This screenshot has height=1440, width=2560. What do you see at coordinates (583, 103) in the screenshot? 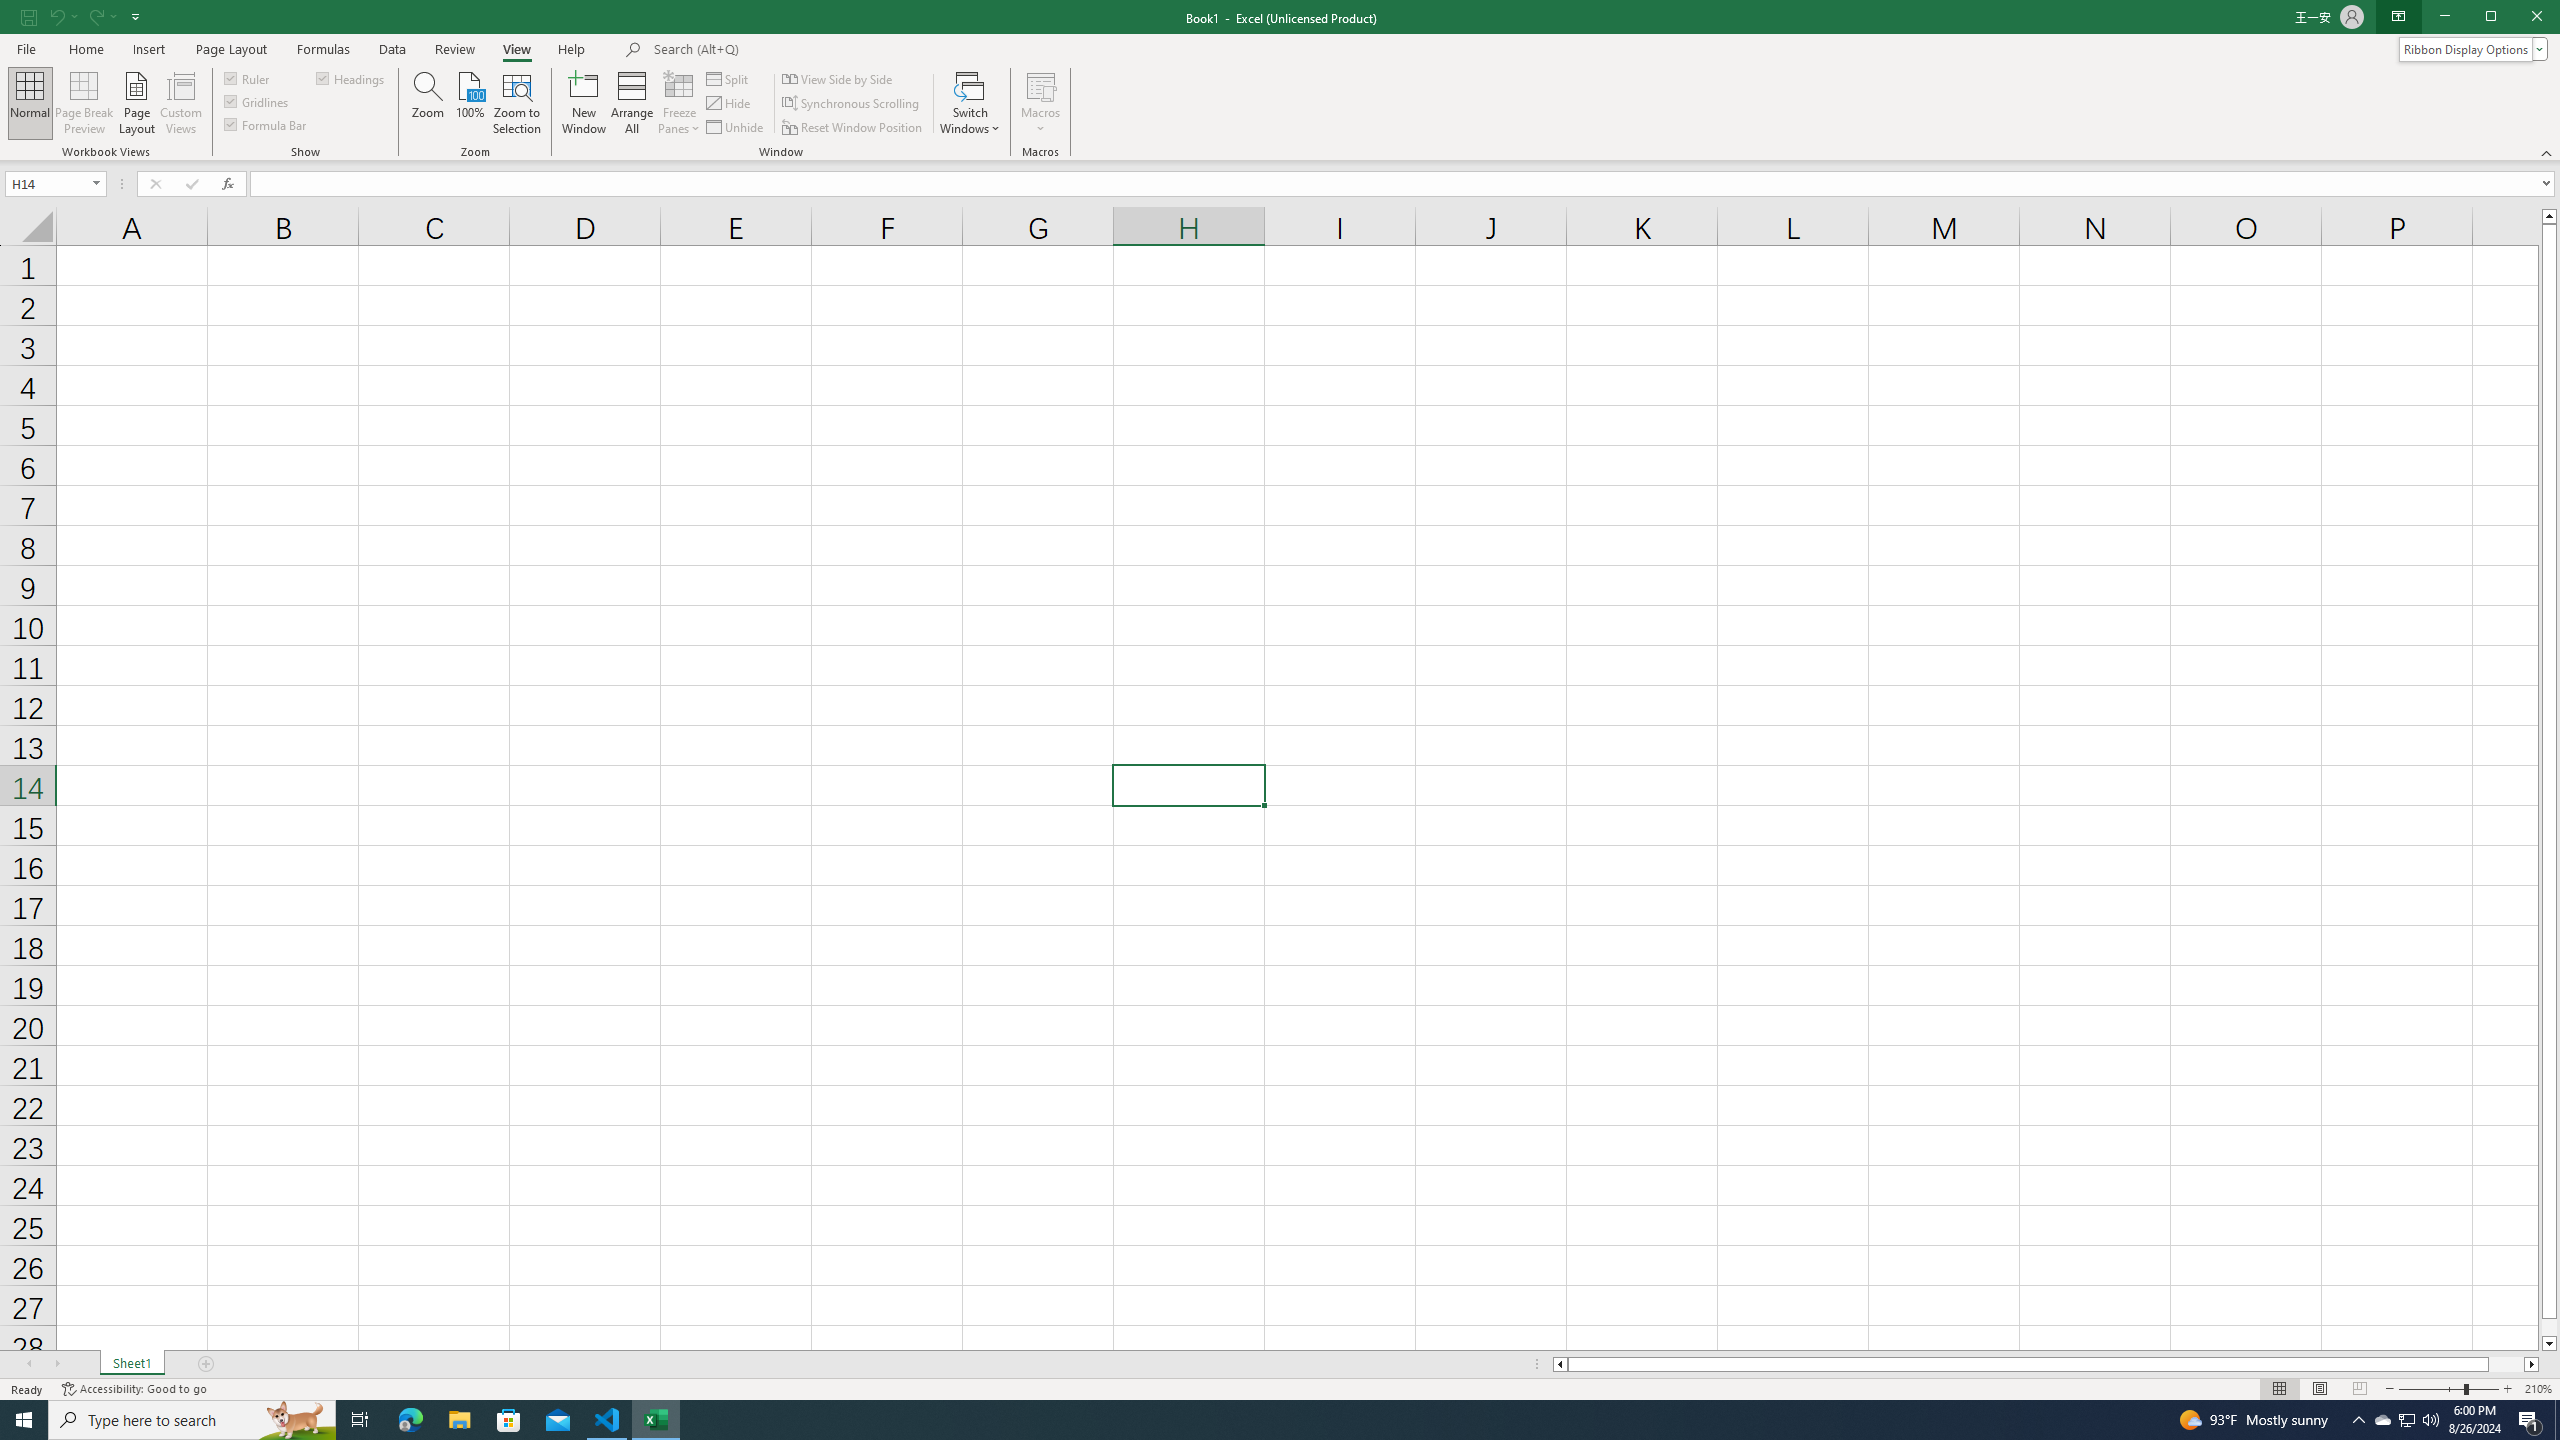
I see `'New Window'` at bounding box center [583, 103].